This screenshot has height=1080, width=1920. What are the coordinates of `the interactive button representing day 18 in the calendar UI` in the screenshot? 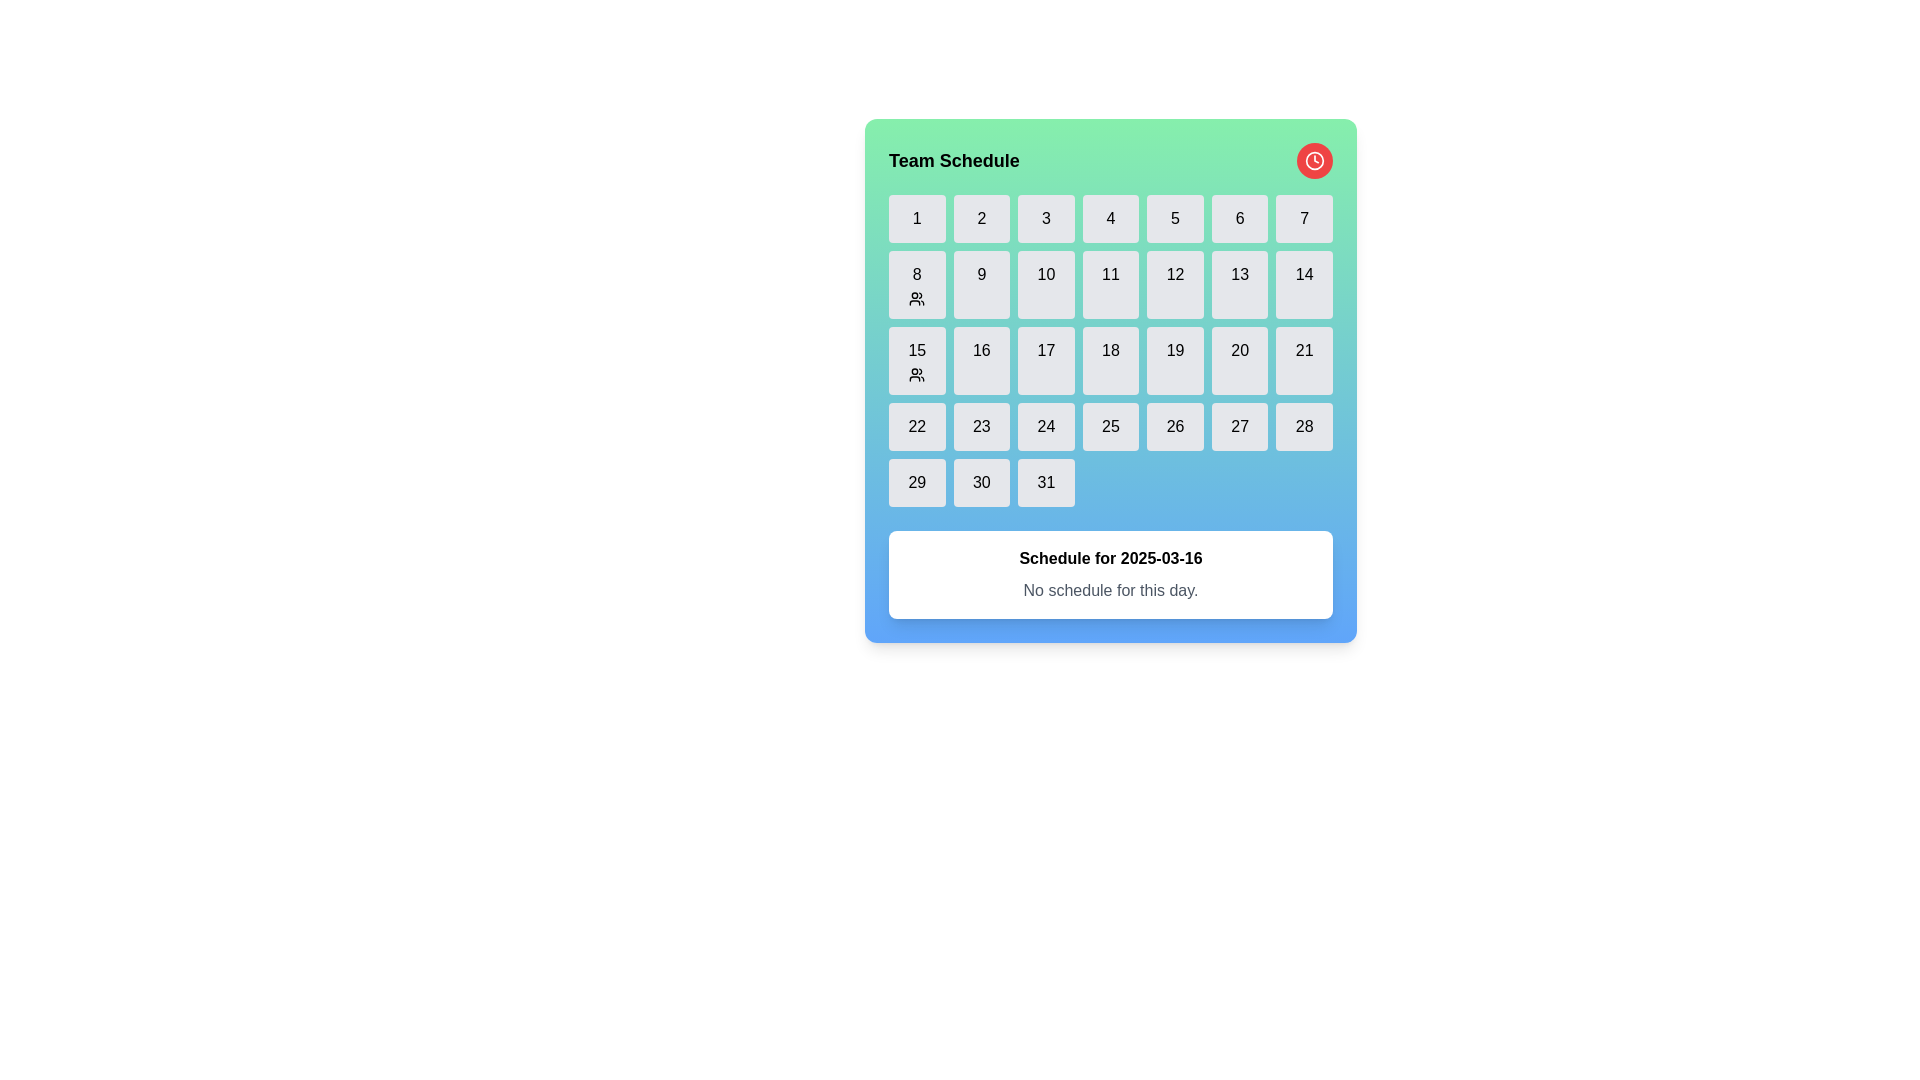 It's located at (1109, 361).